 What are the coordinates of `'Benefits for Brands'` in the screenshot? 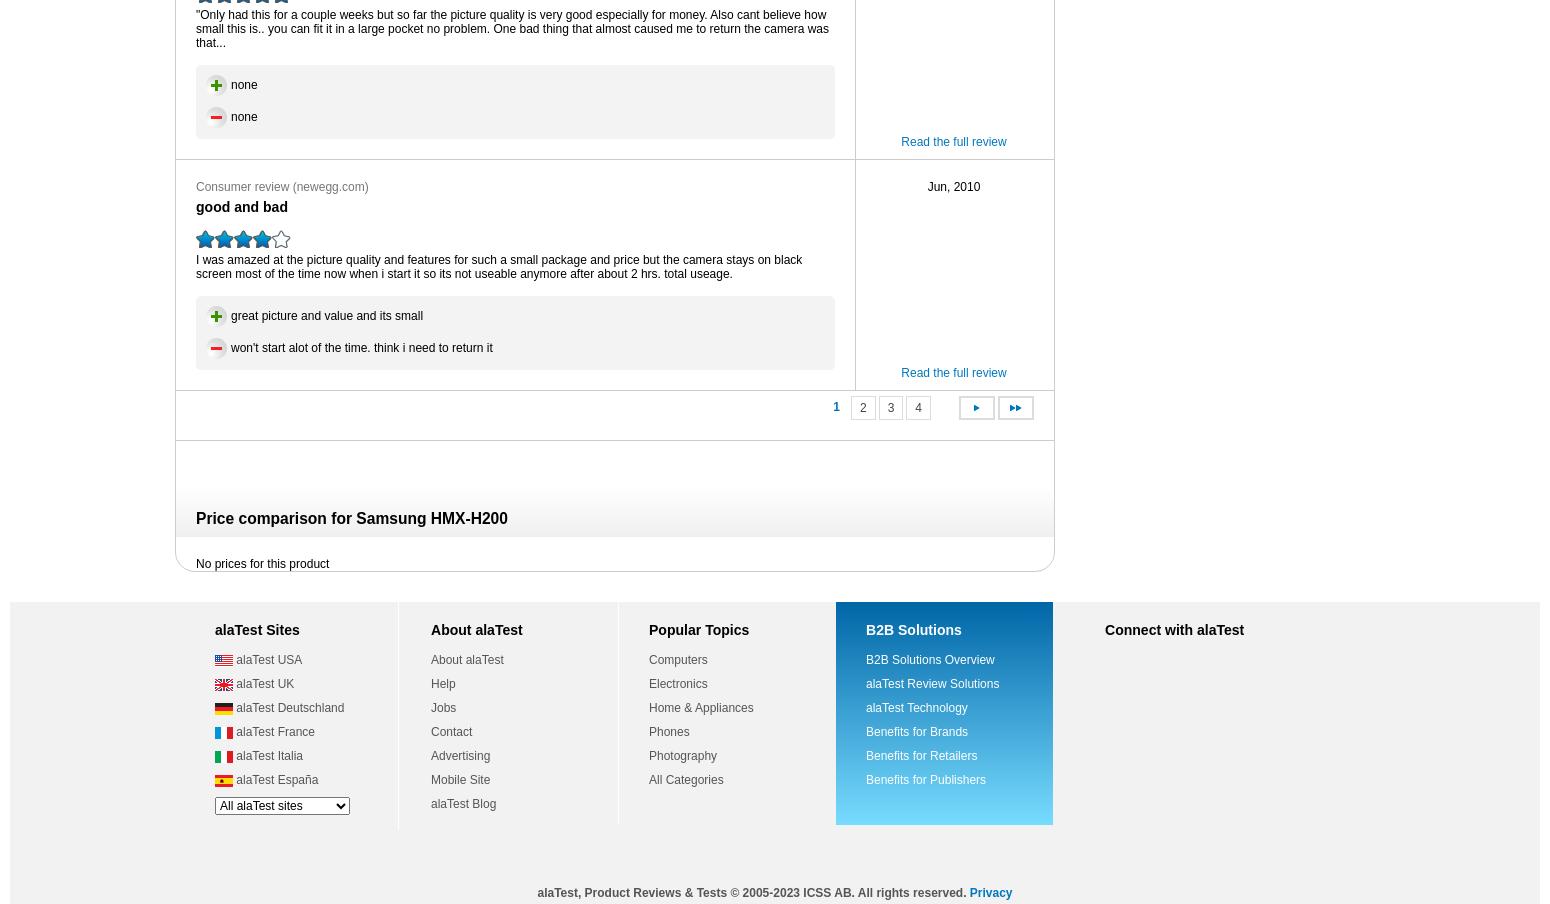 It's located at (916, 730).